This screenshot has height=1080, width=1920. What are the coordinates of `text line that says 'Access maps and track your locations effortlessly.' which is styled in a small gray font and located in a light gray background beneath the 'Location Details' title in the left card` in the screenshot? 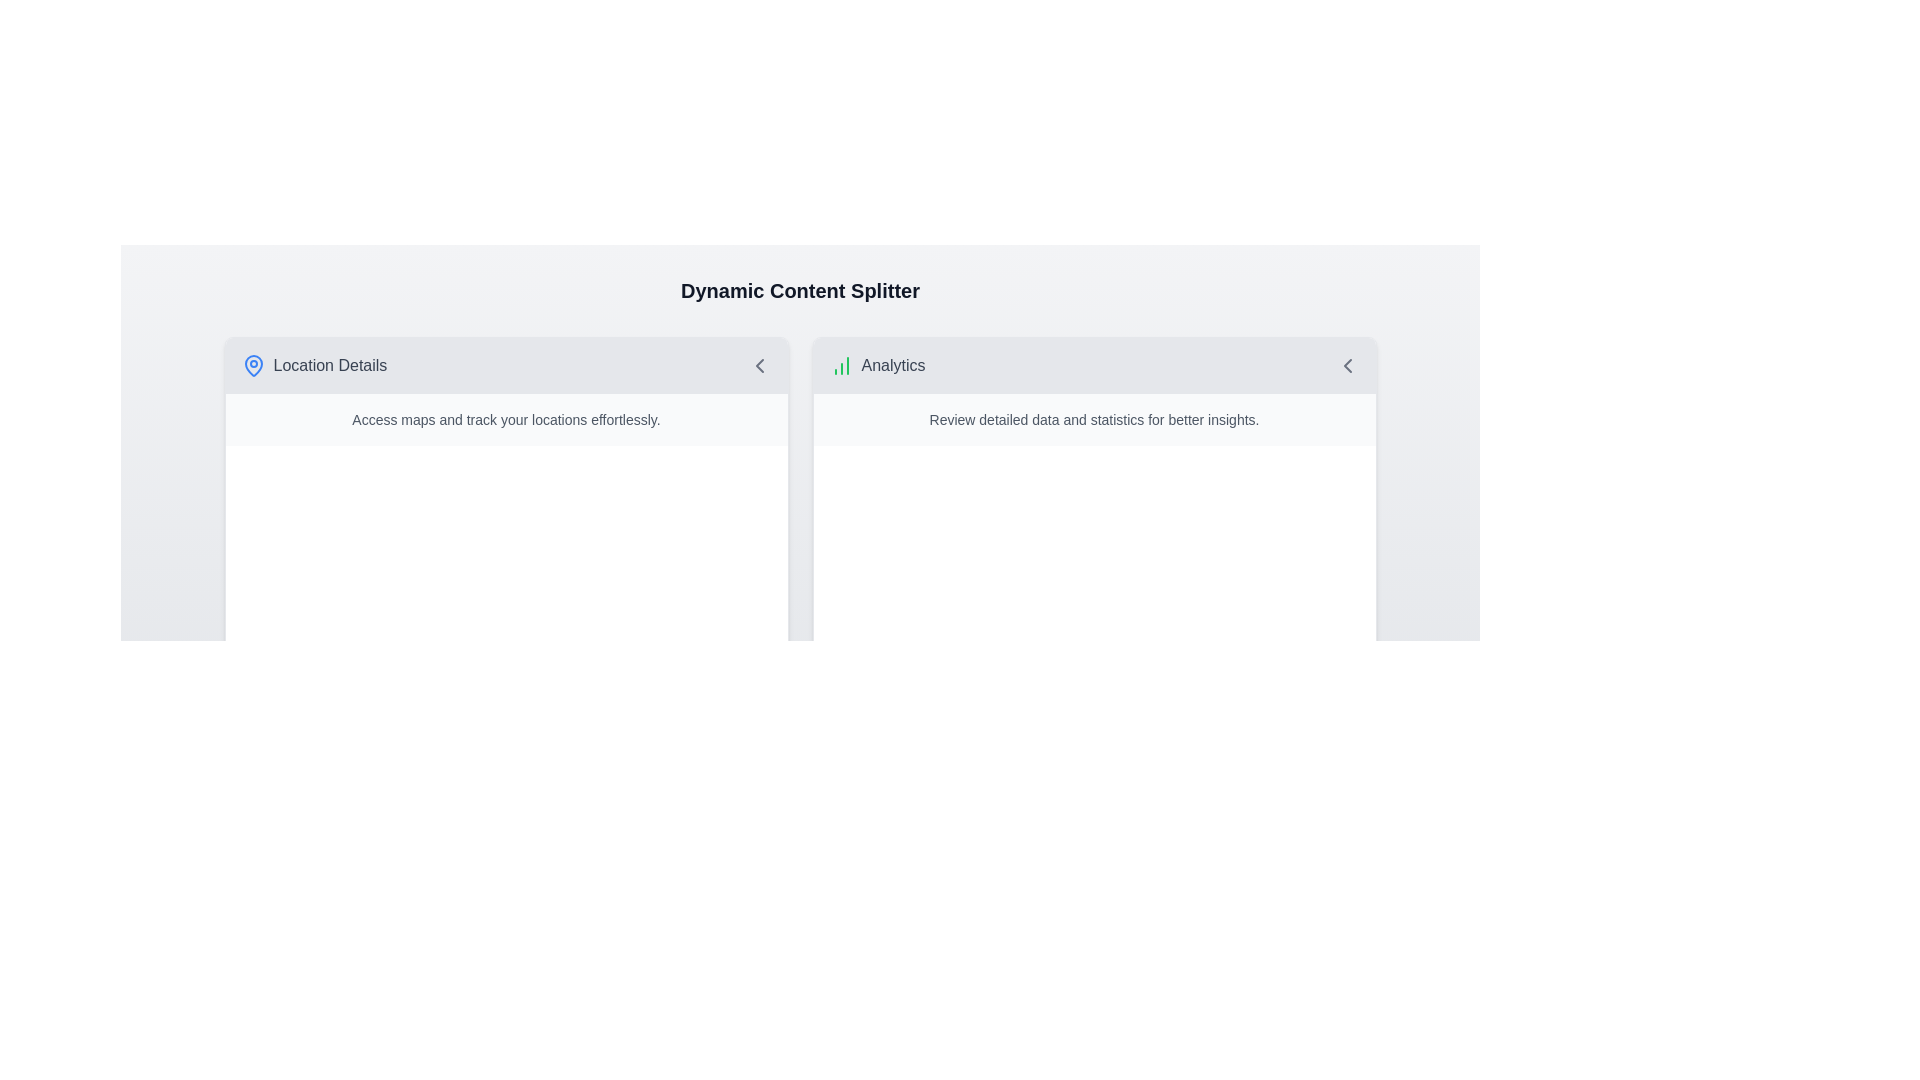 It's located at (506, 419).